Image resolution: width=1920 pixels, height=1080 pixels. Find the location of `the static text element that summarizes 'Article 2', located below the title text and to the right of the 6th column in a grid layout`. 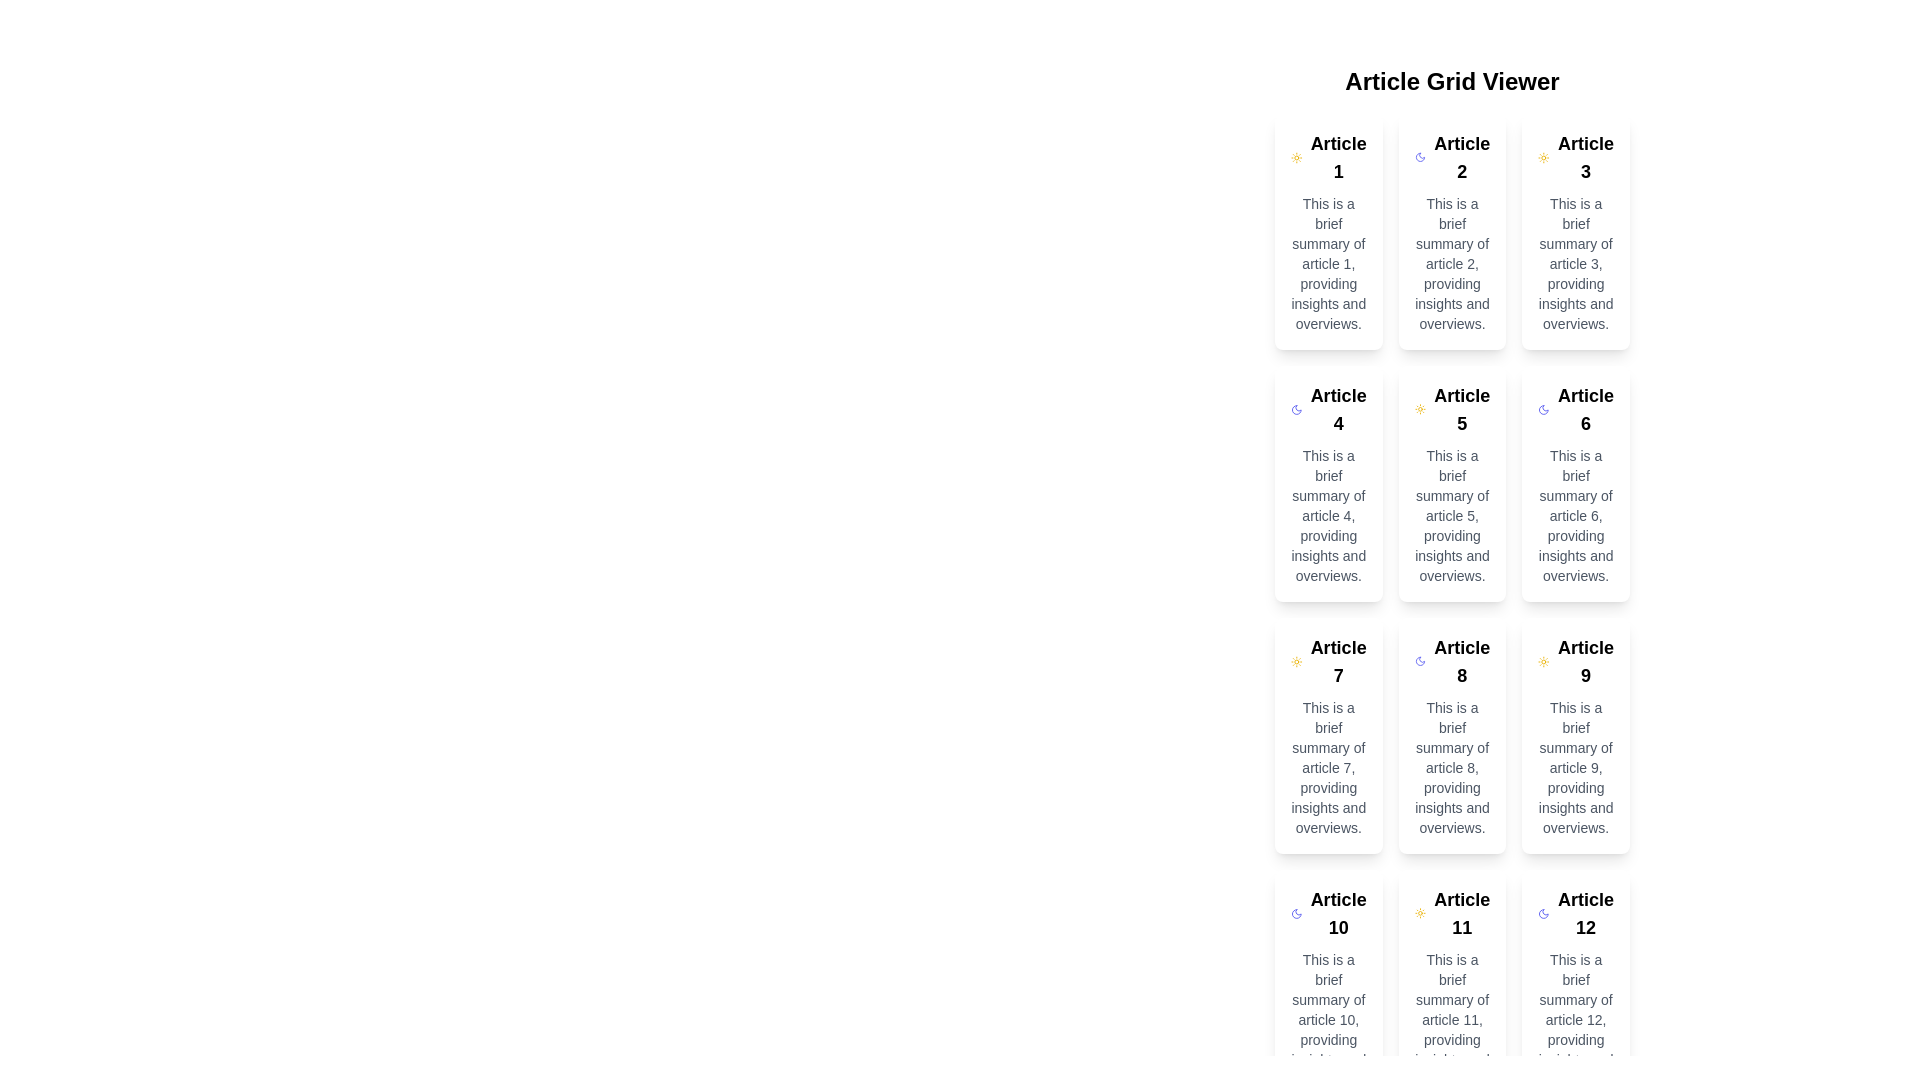

the static text element that summarizes 'Article 2', located below the title text and to the right of the 6th column in a grid layout is located at coordinates (1452, 262).